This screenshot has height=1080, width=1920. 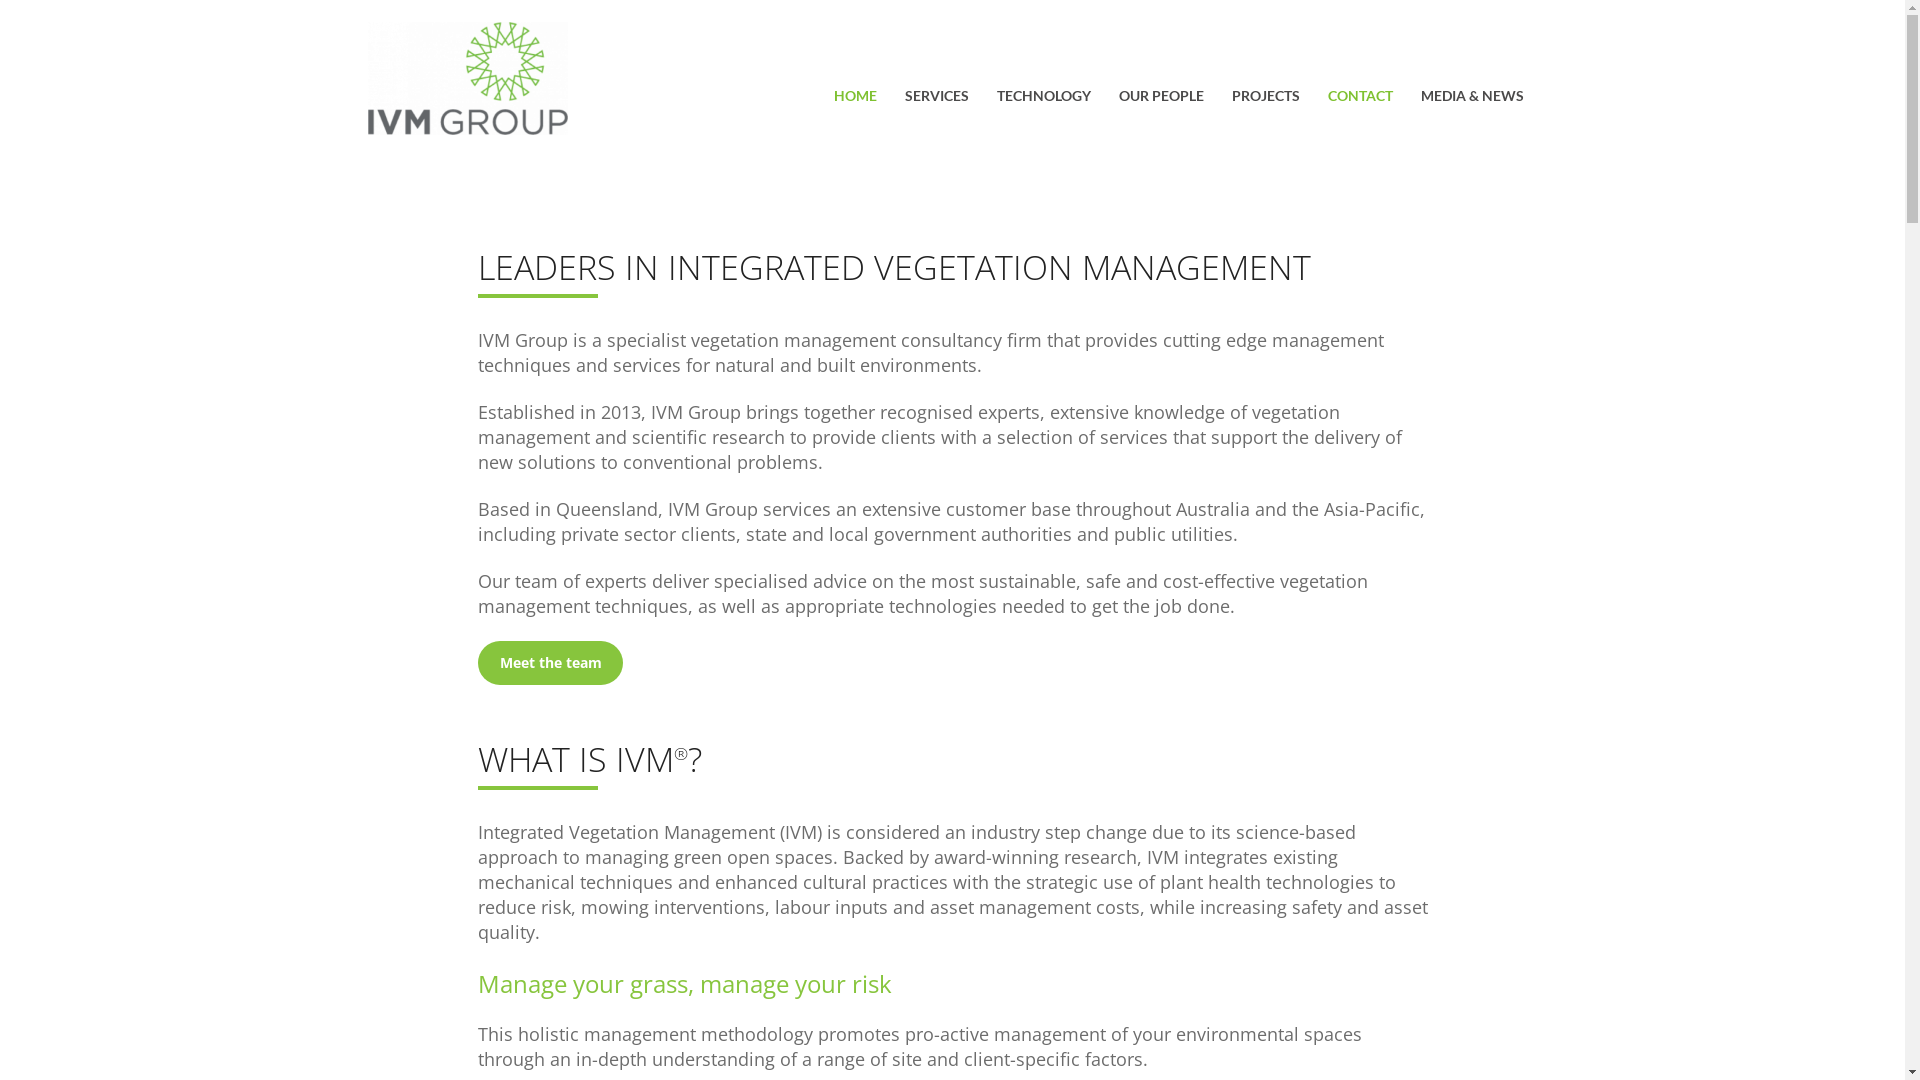 I want to click on 'CONTACT', so click(x=1328, y=98).